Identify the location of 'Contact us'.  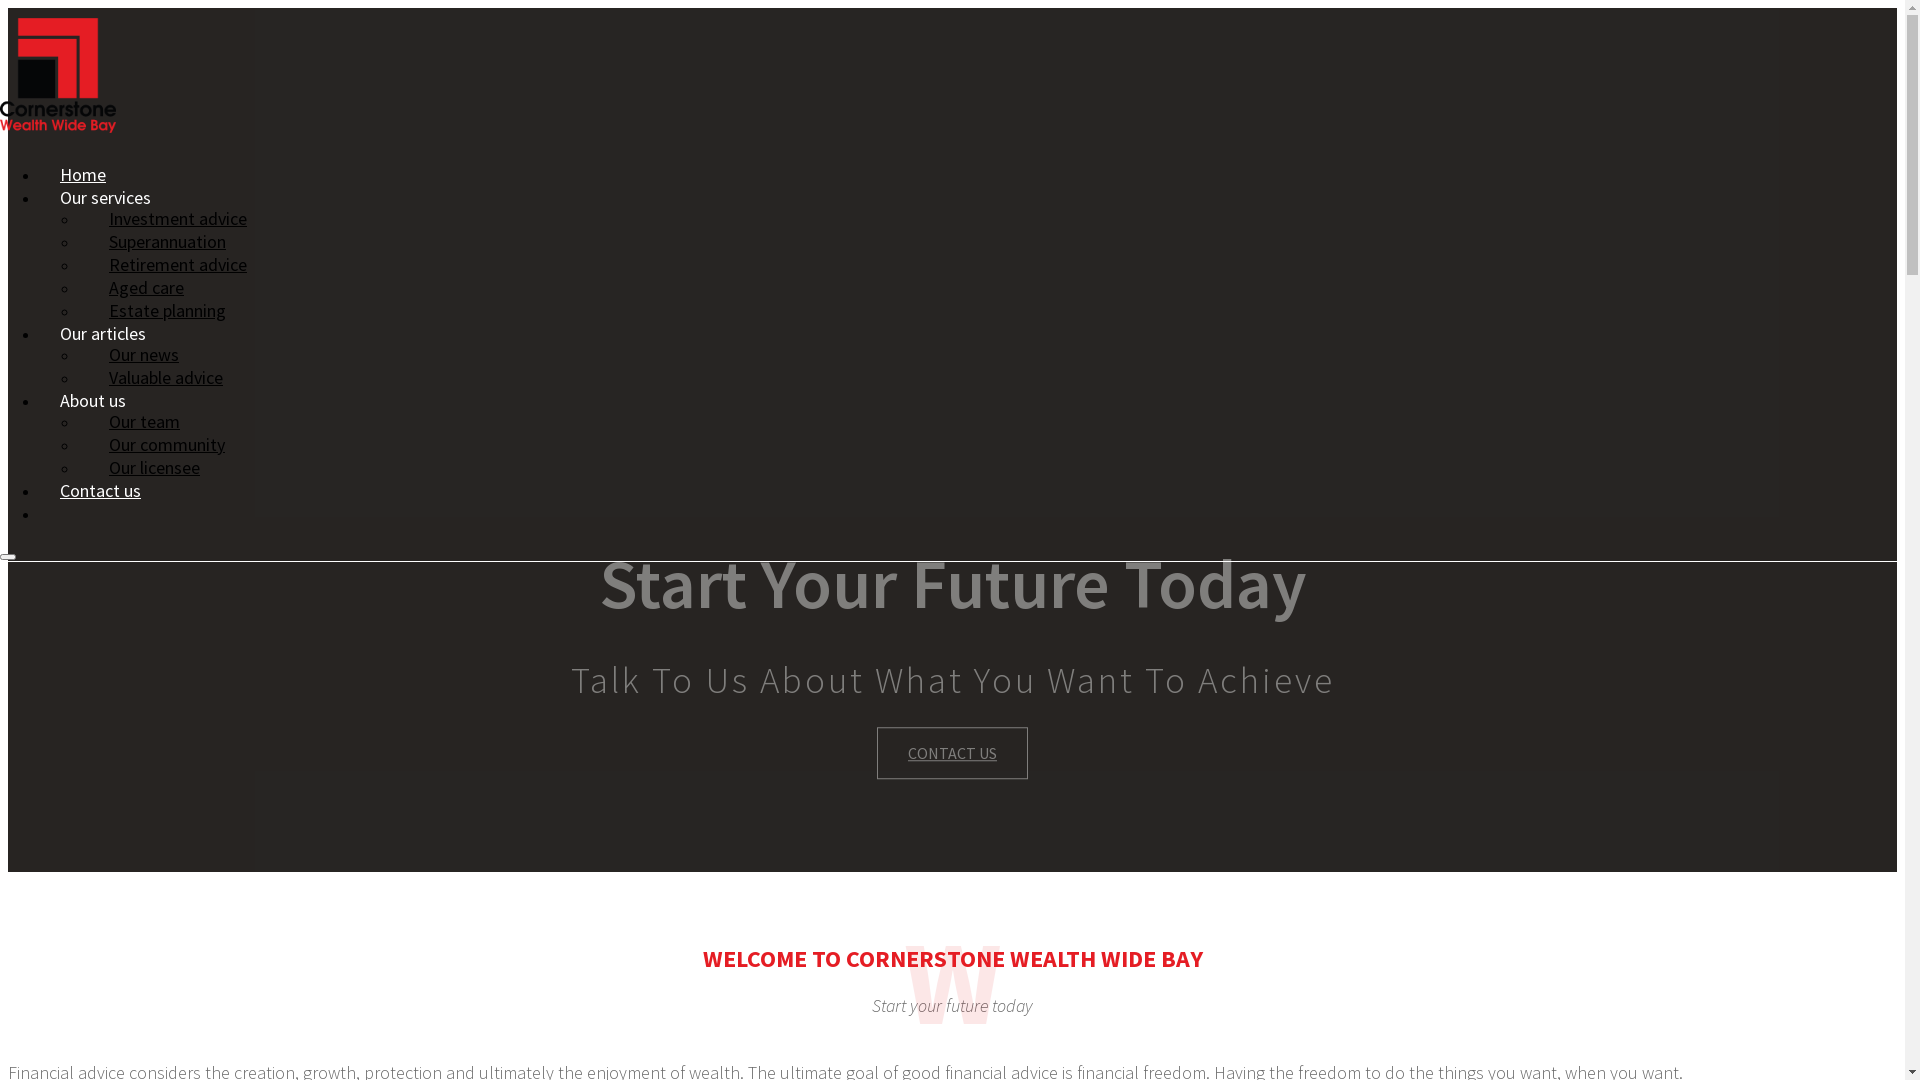
(39, 490).